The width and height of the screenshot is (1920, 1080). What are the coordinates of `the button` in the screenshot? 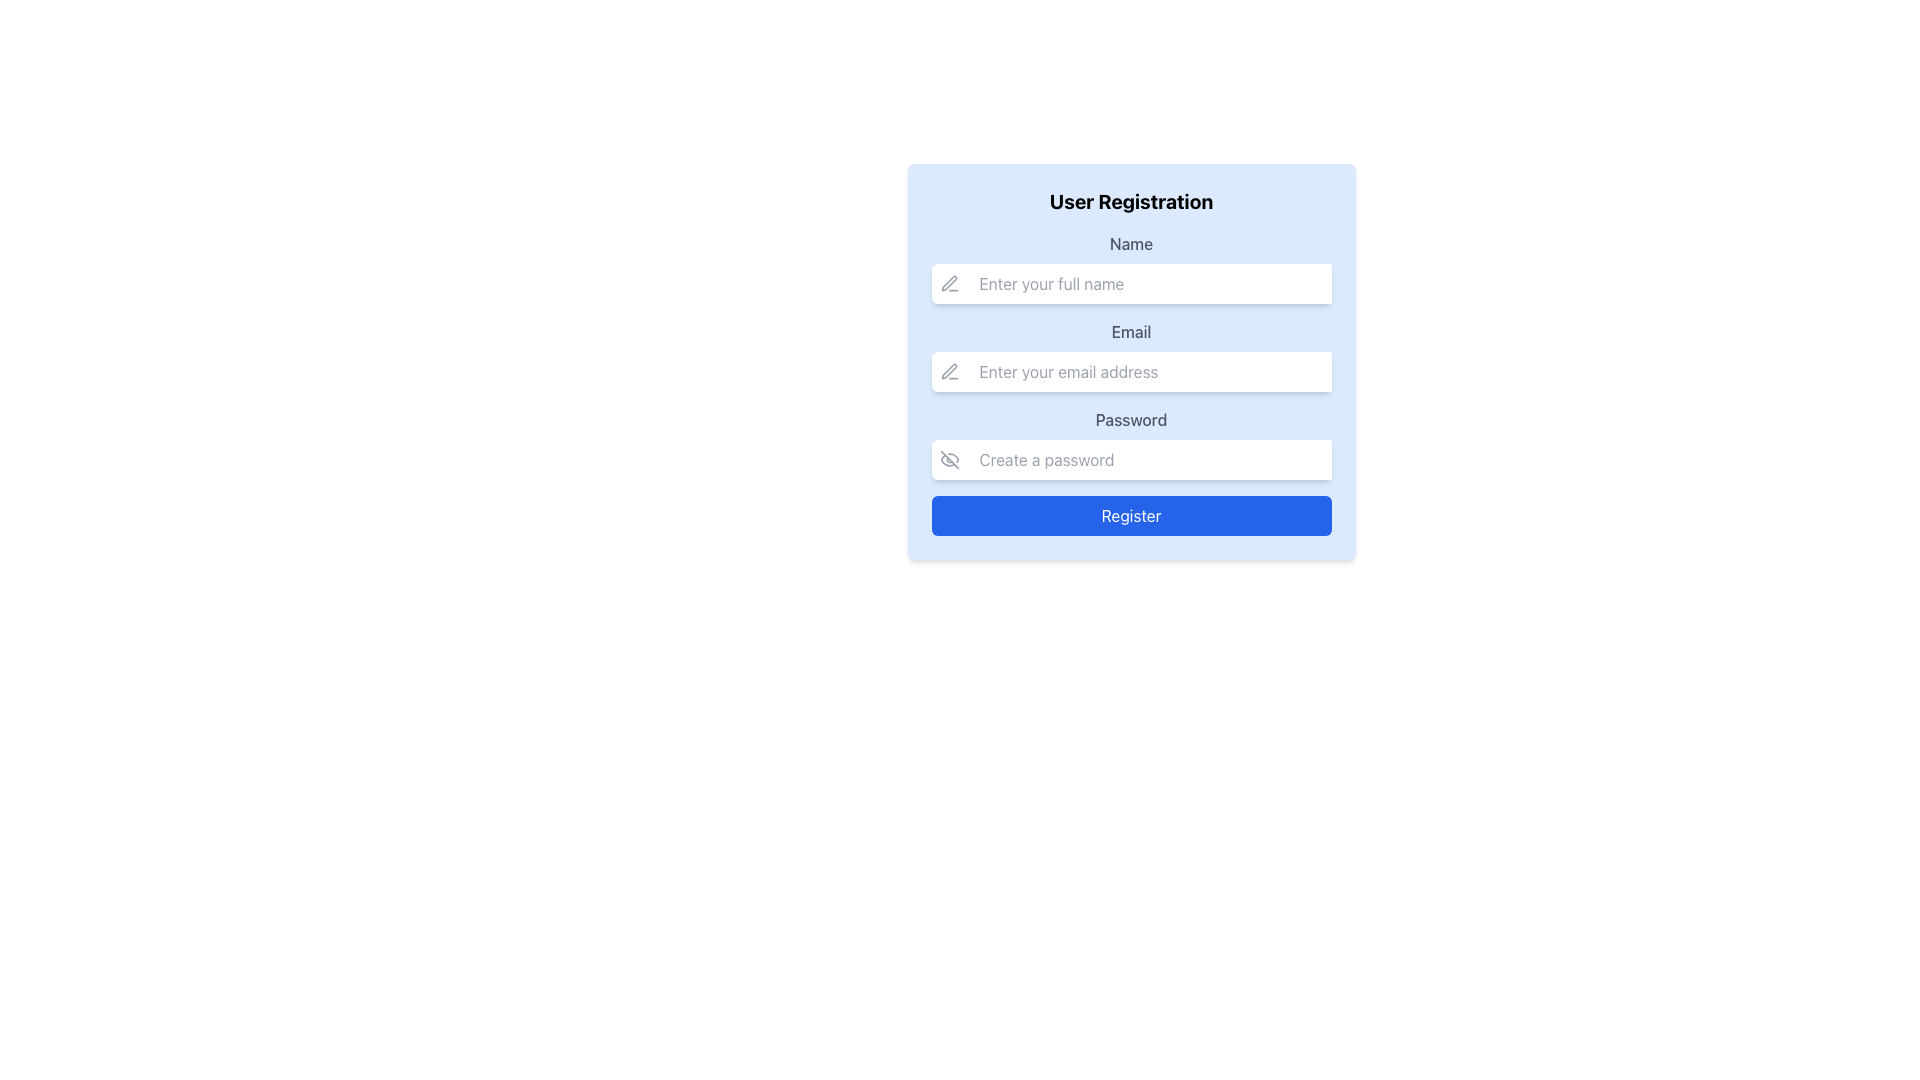 It's located at (948, 459).